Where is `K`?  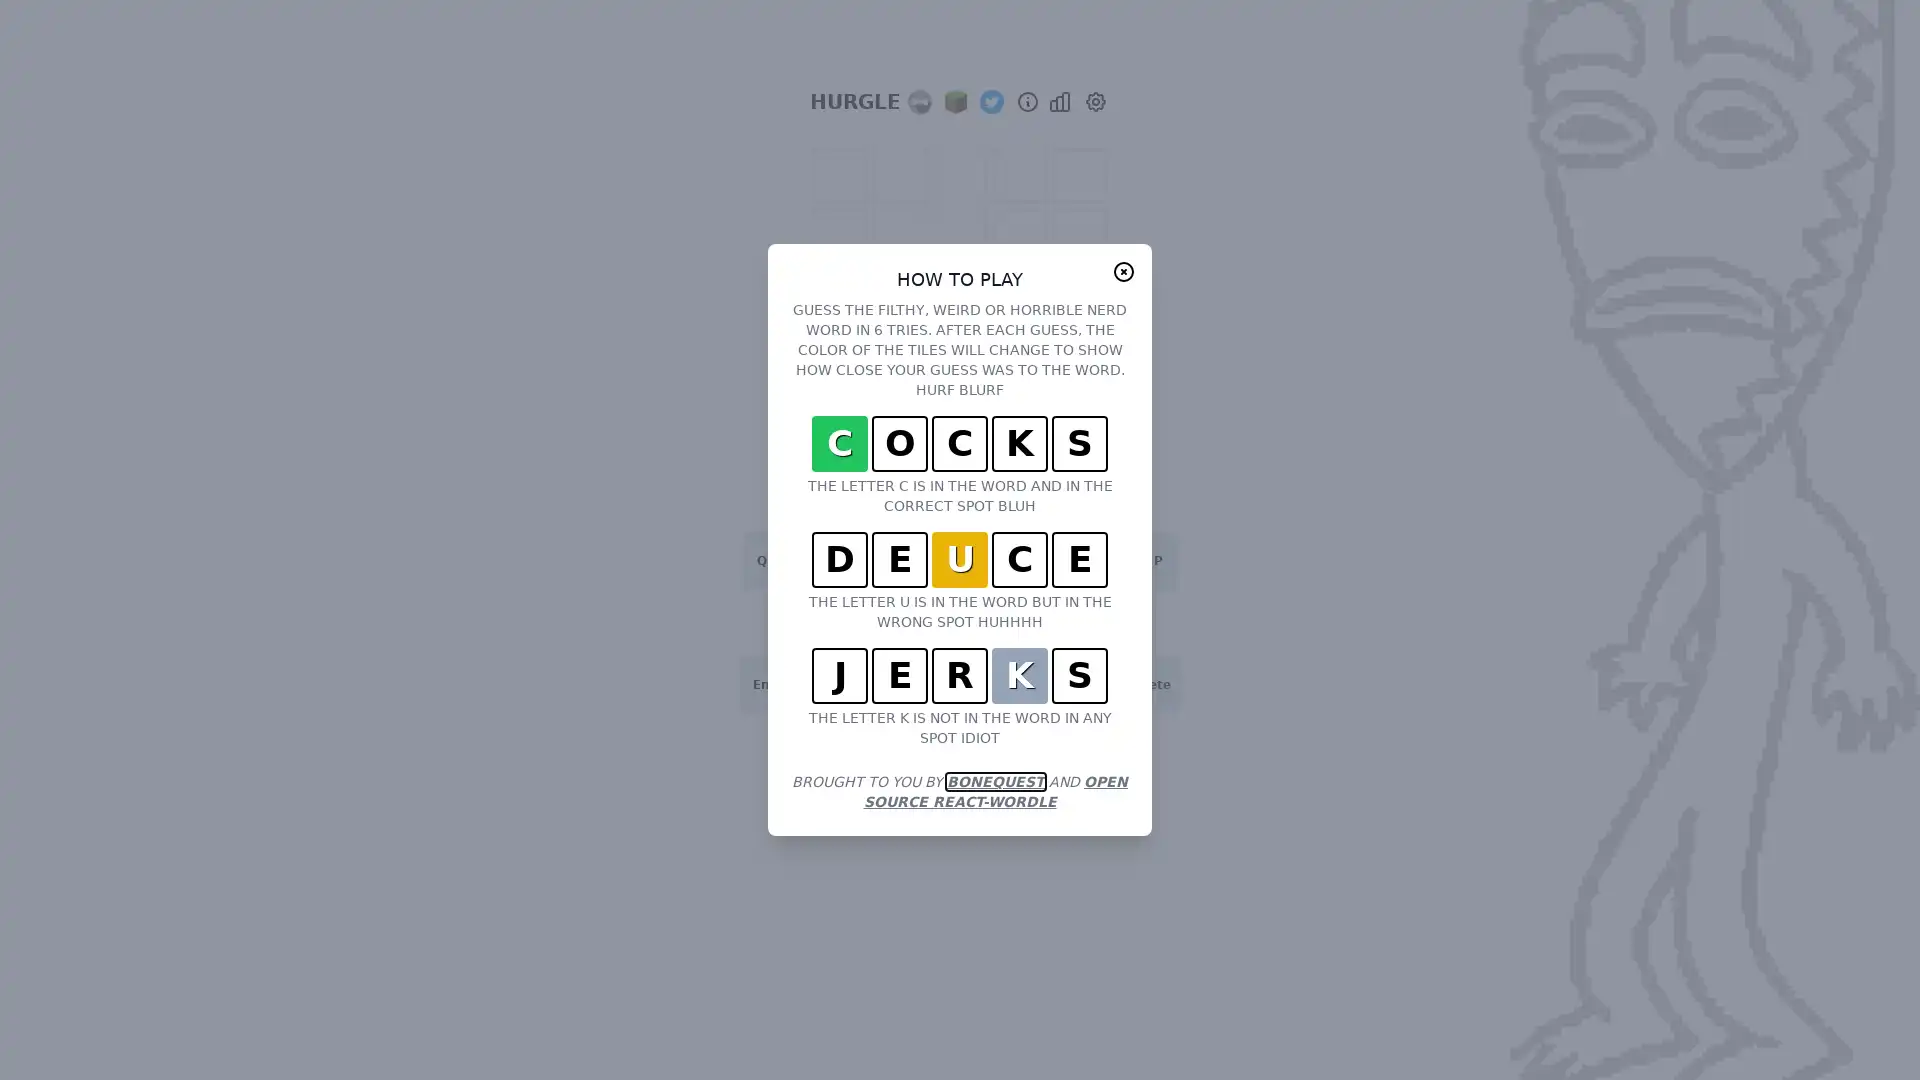
K is located at coordinates (1091, 622).